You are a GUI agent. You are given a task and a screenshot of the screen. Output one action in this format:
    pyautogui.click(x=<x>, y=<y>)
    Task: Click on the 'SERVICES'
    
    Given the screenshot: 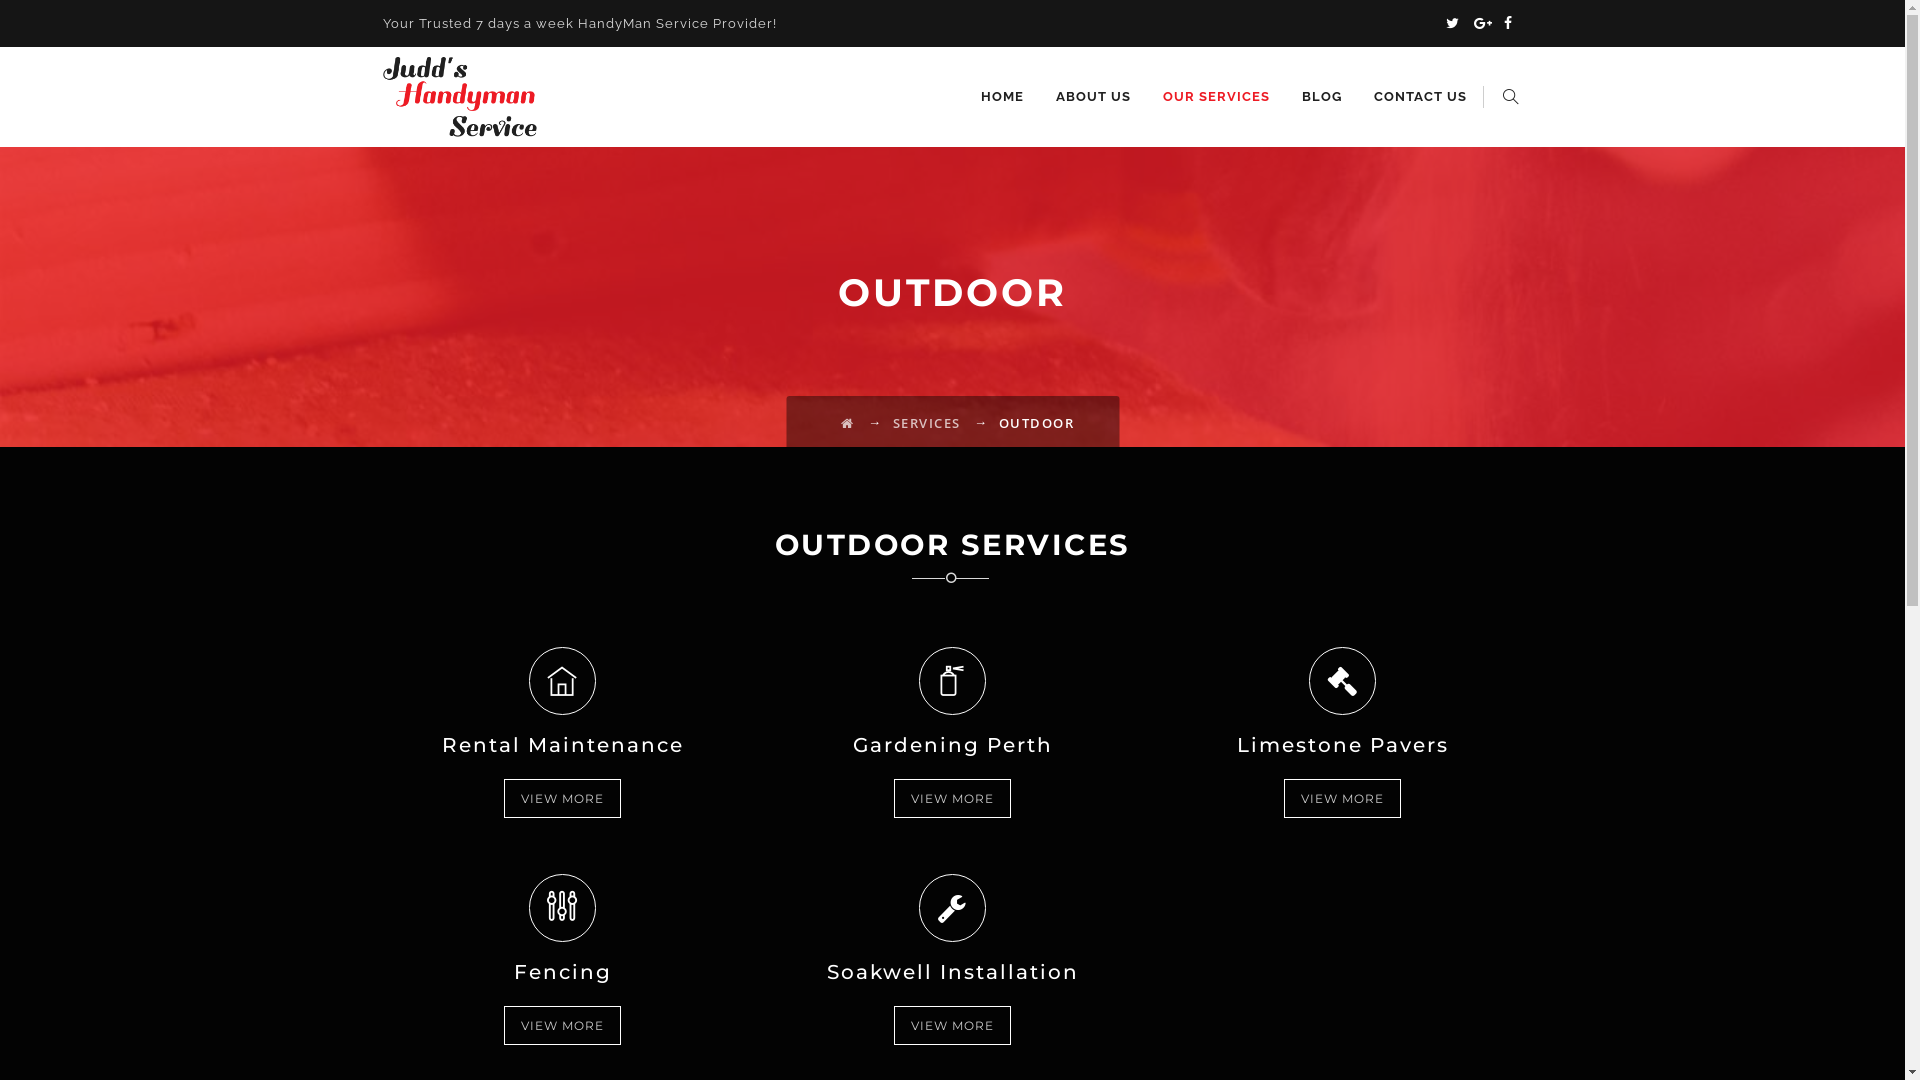 What is the action you would take?
    pyautogui.click(x=925, y=422)
    